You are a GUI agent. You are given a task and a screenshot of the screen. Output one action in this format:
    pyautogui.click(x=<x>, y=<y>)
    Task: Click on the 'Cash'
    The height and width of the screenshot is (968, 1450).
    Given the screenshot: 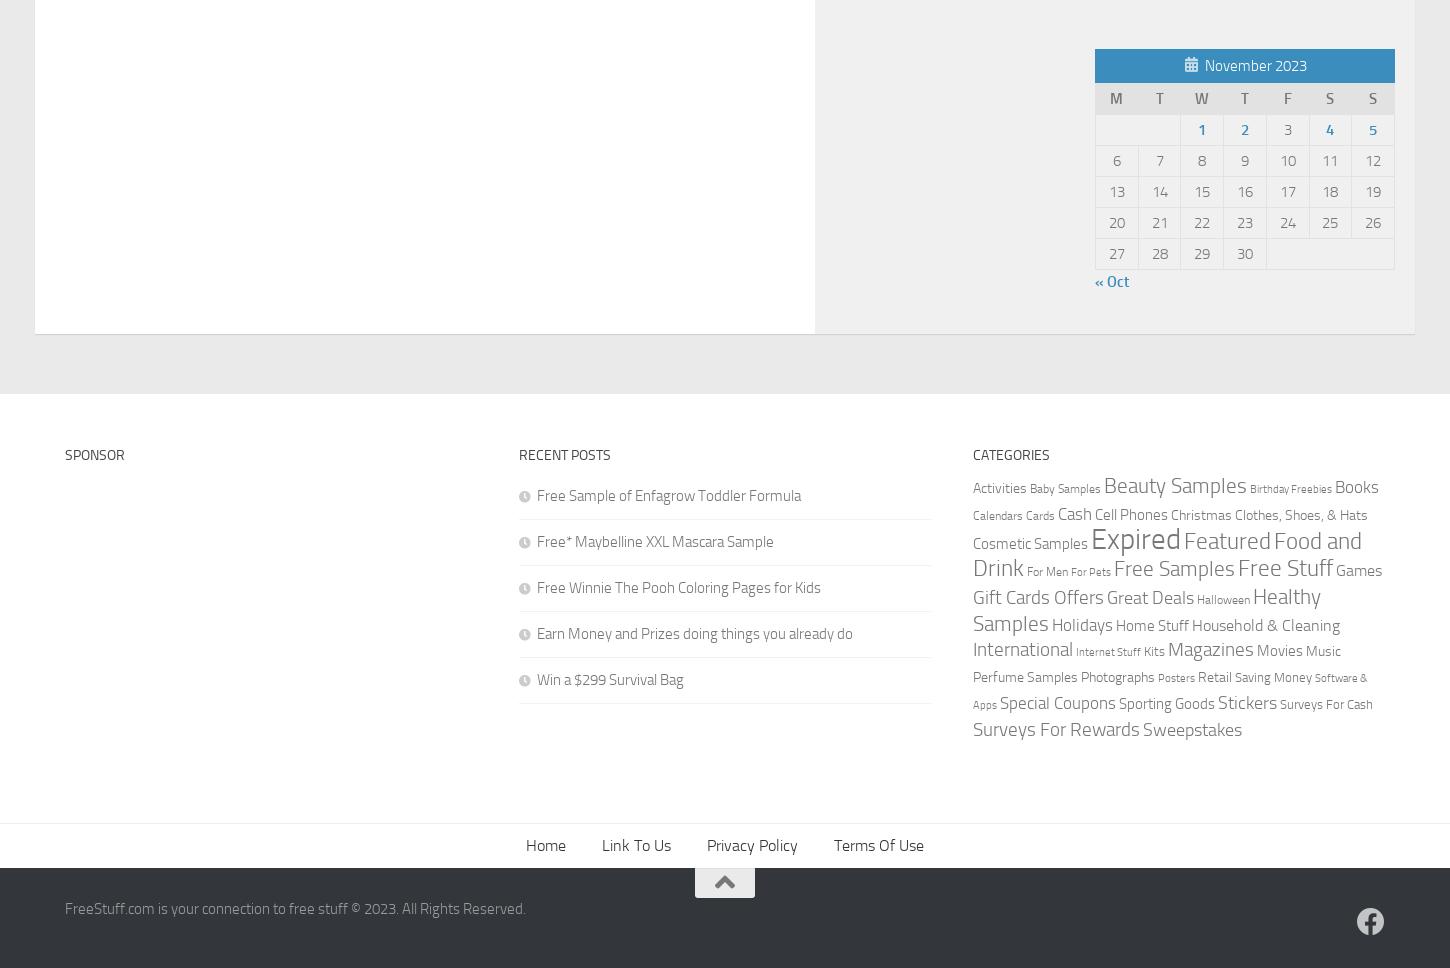 What is the action you would take?
    pyautogui.click(x=1075, y=514)
    